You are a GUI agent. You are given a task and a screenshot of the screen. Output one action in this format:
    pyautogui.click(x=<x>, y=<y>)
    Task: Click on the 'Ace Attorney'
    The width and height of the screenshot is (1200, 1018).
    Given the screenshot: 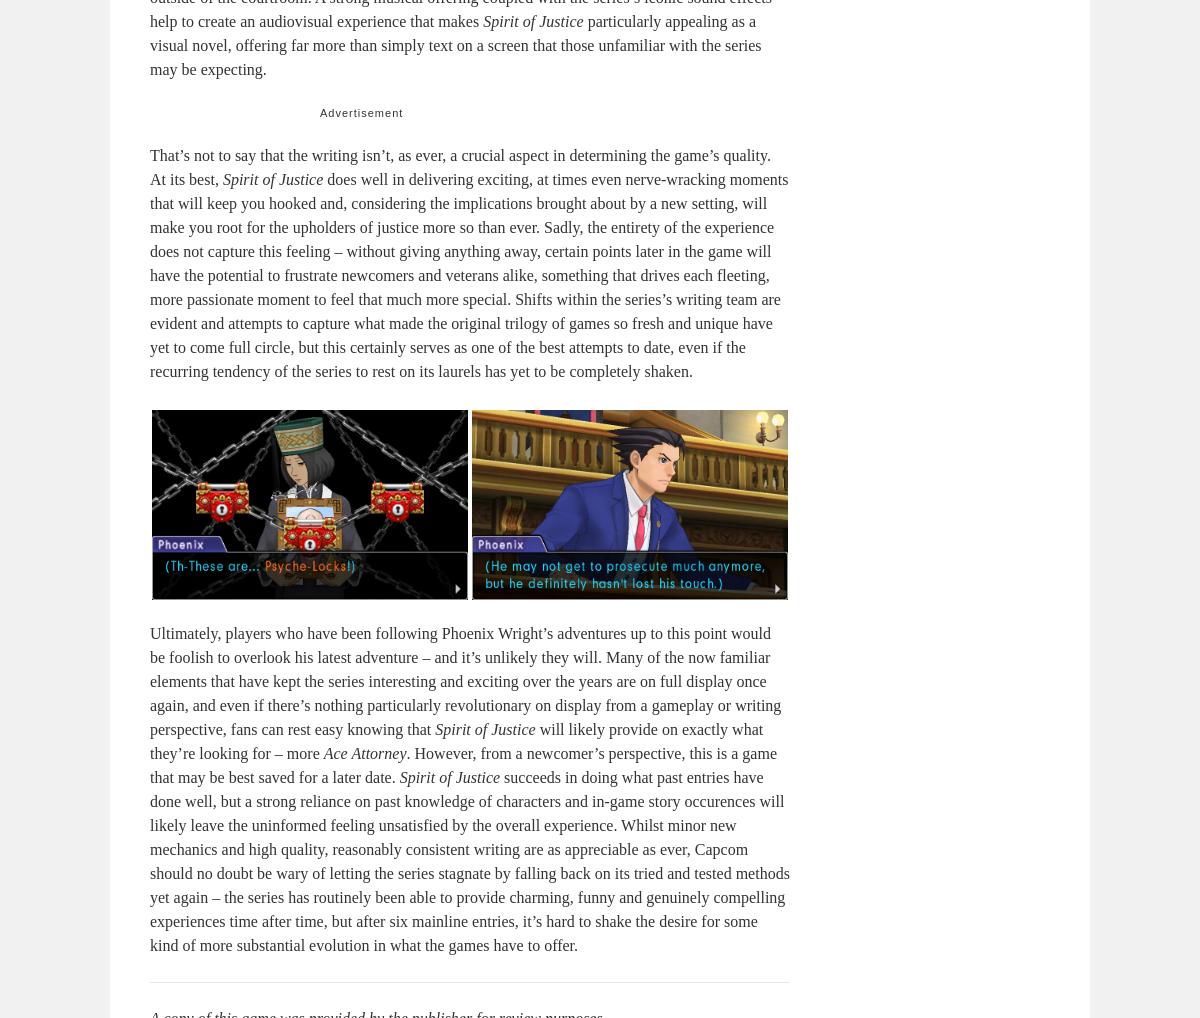 What is the action you would take?
    pyautogui.click(x=364, y=752)
    